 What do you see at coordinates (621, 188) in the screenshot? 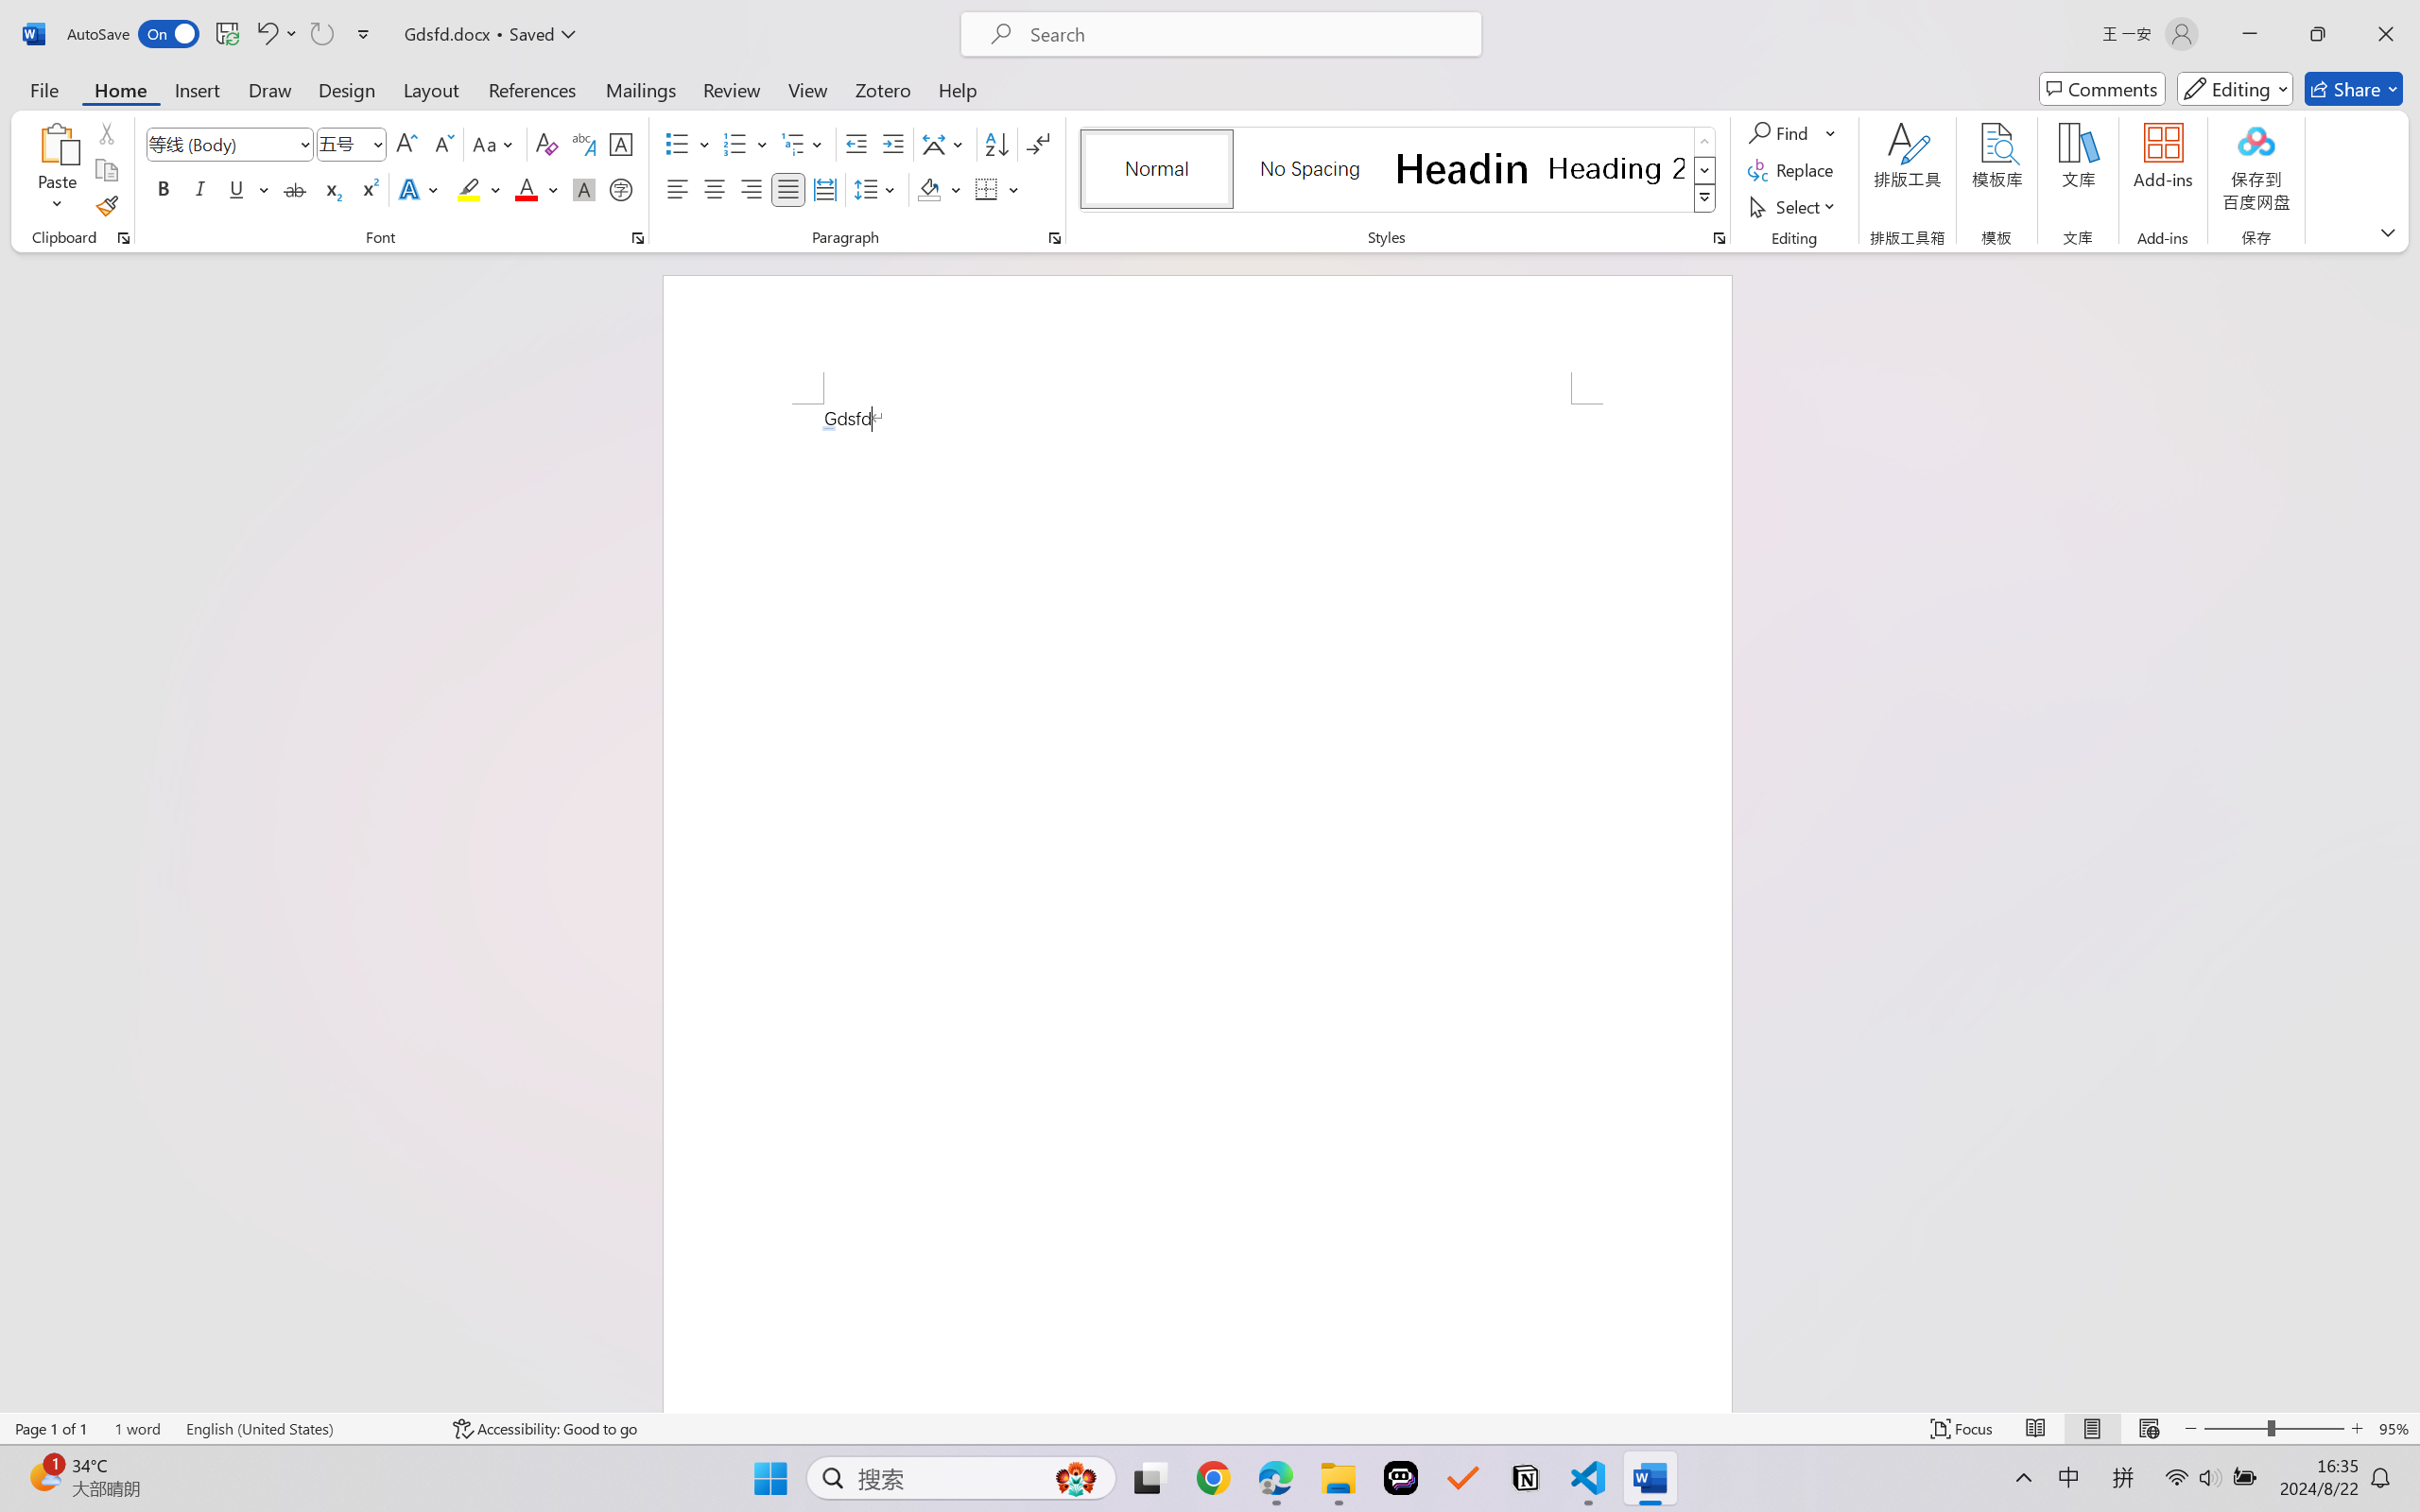
I see `'Enclose Characters...'` at bounding box center [621, 188].